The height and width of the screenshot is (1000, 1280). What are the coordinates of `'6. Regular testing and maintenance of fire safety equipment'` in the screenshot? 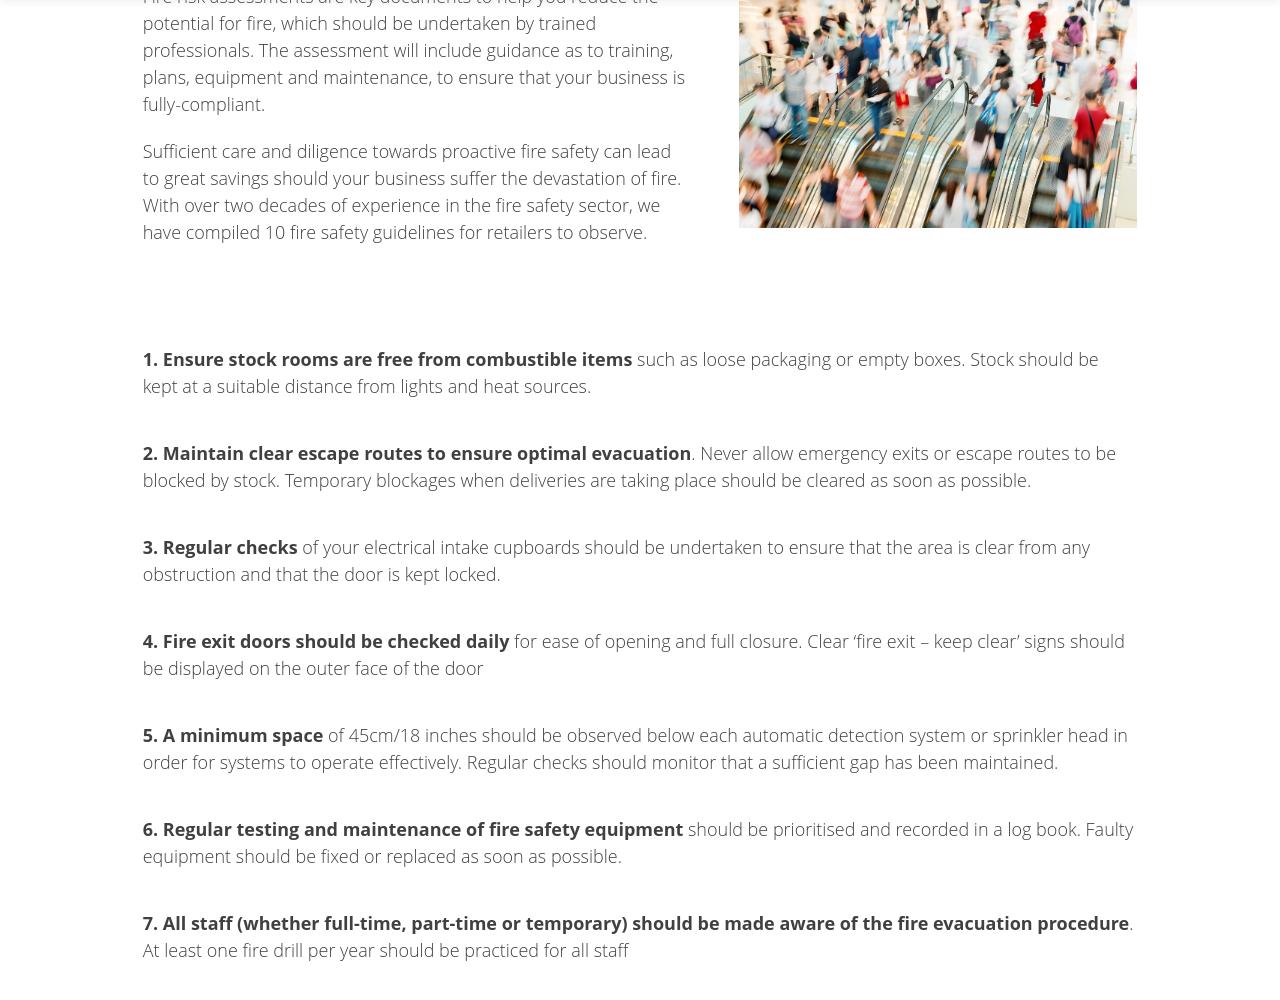 It's located at (140, 827).